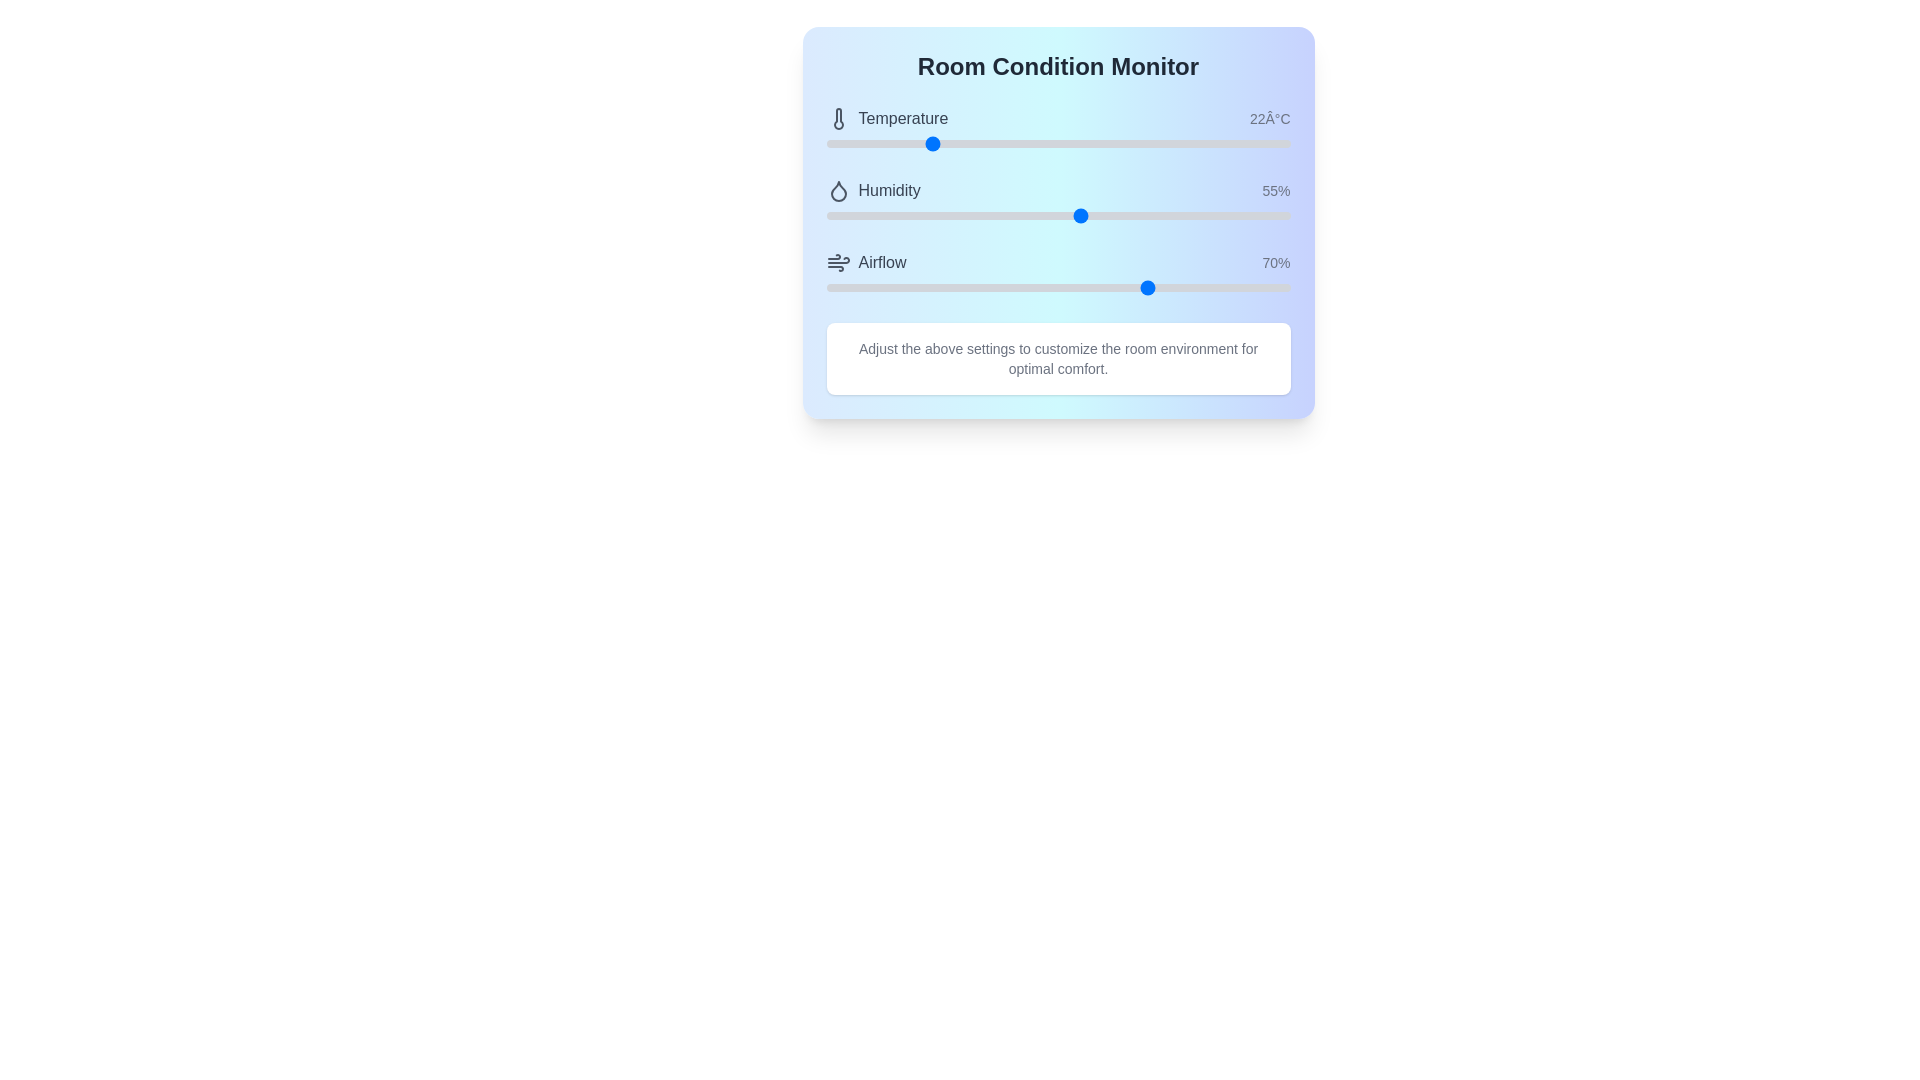  What do you see at coordinates (1048, 288) in the screenshot?
I see `the airflow` at bounding box center [1048, 288].